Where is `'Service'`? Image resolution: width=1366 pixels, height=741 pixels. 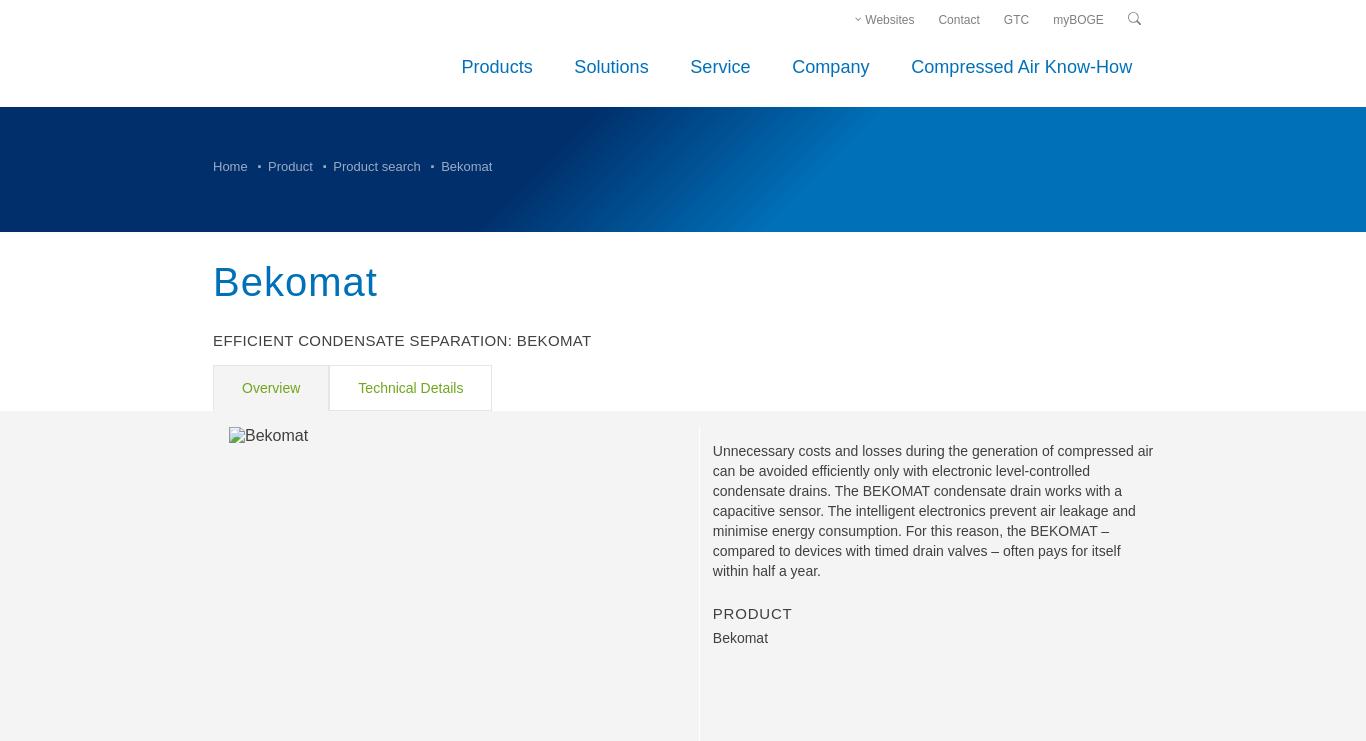
'Service' is located at coordinates (720, 65).